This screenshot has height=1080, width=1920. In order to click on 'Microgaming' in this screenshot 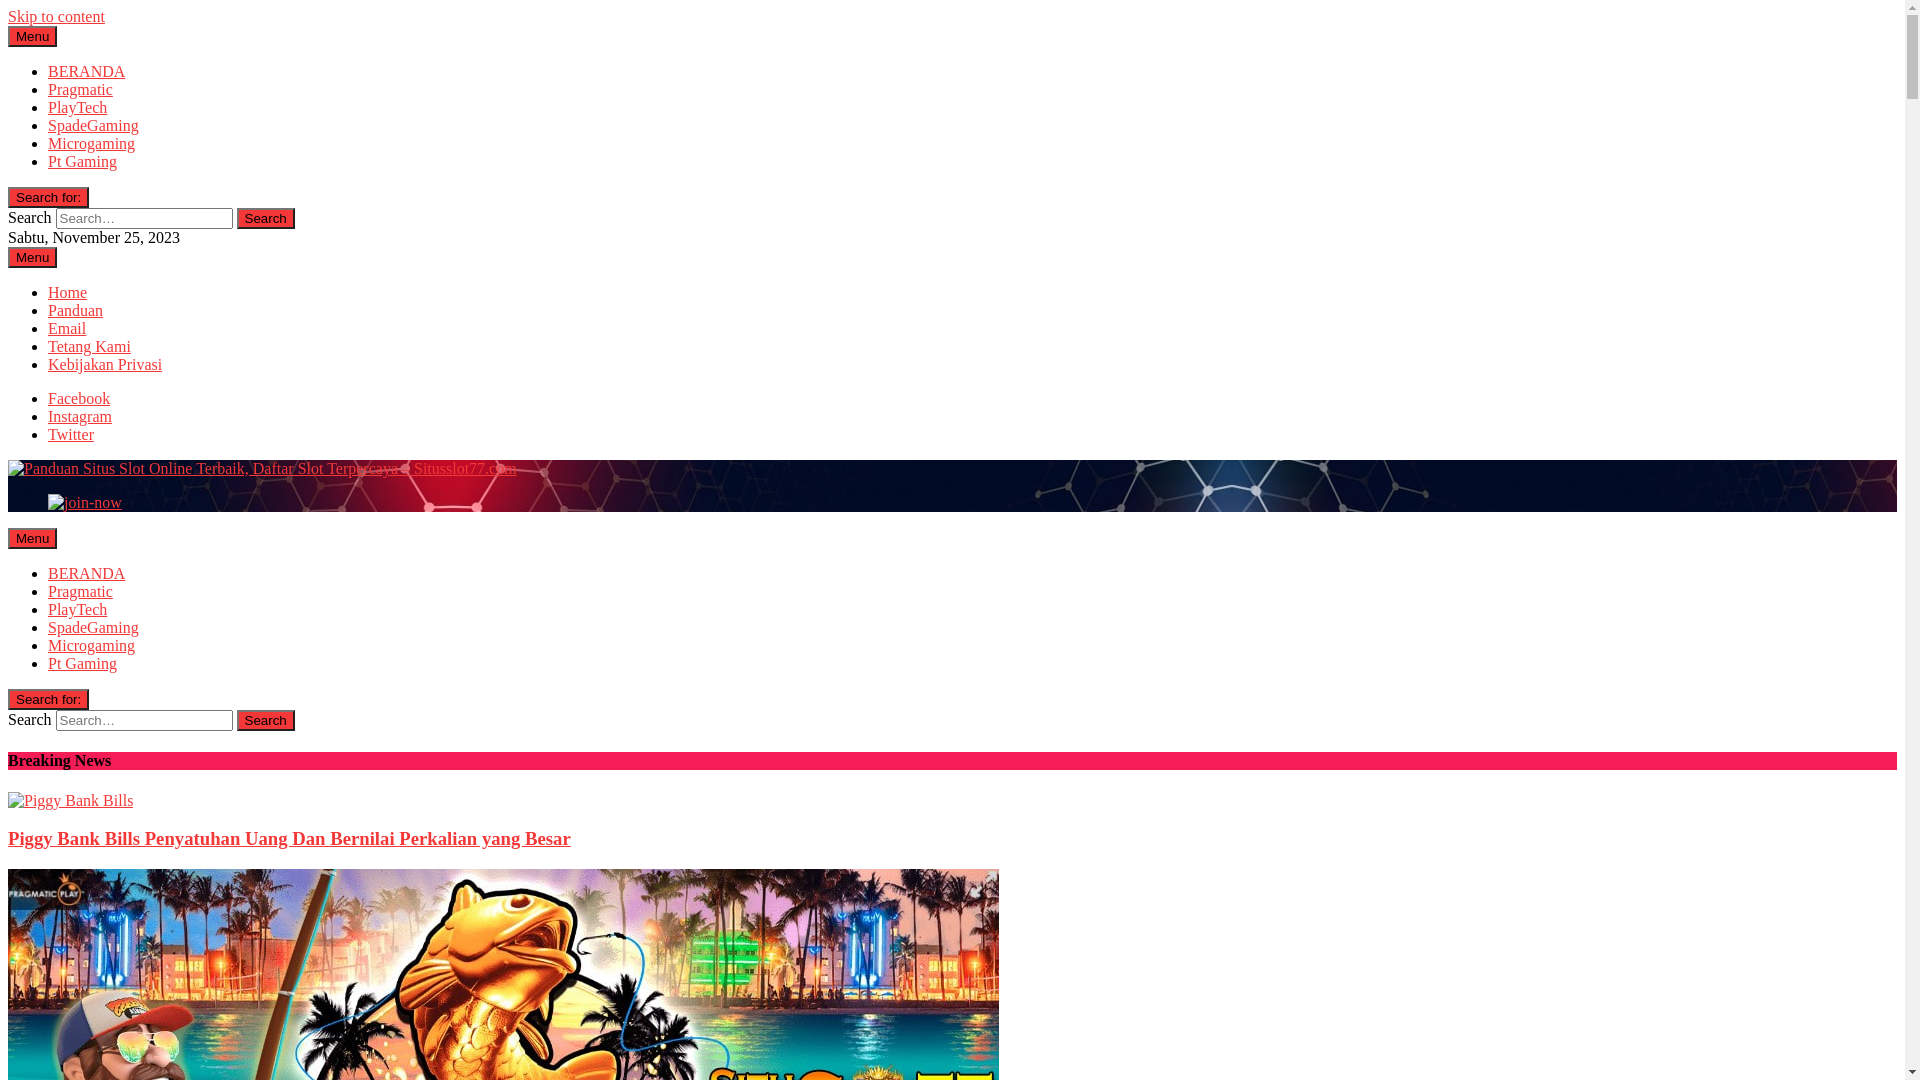, I will do `click(90, 645)`.